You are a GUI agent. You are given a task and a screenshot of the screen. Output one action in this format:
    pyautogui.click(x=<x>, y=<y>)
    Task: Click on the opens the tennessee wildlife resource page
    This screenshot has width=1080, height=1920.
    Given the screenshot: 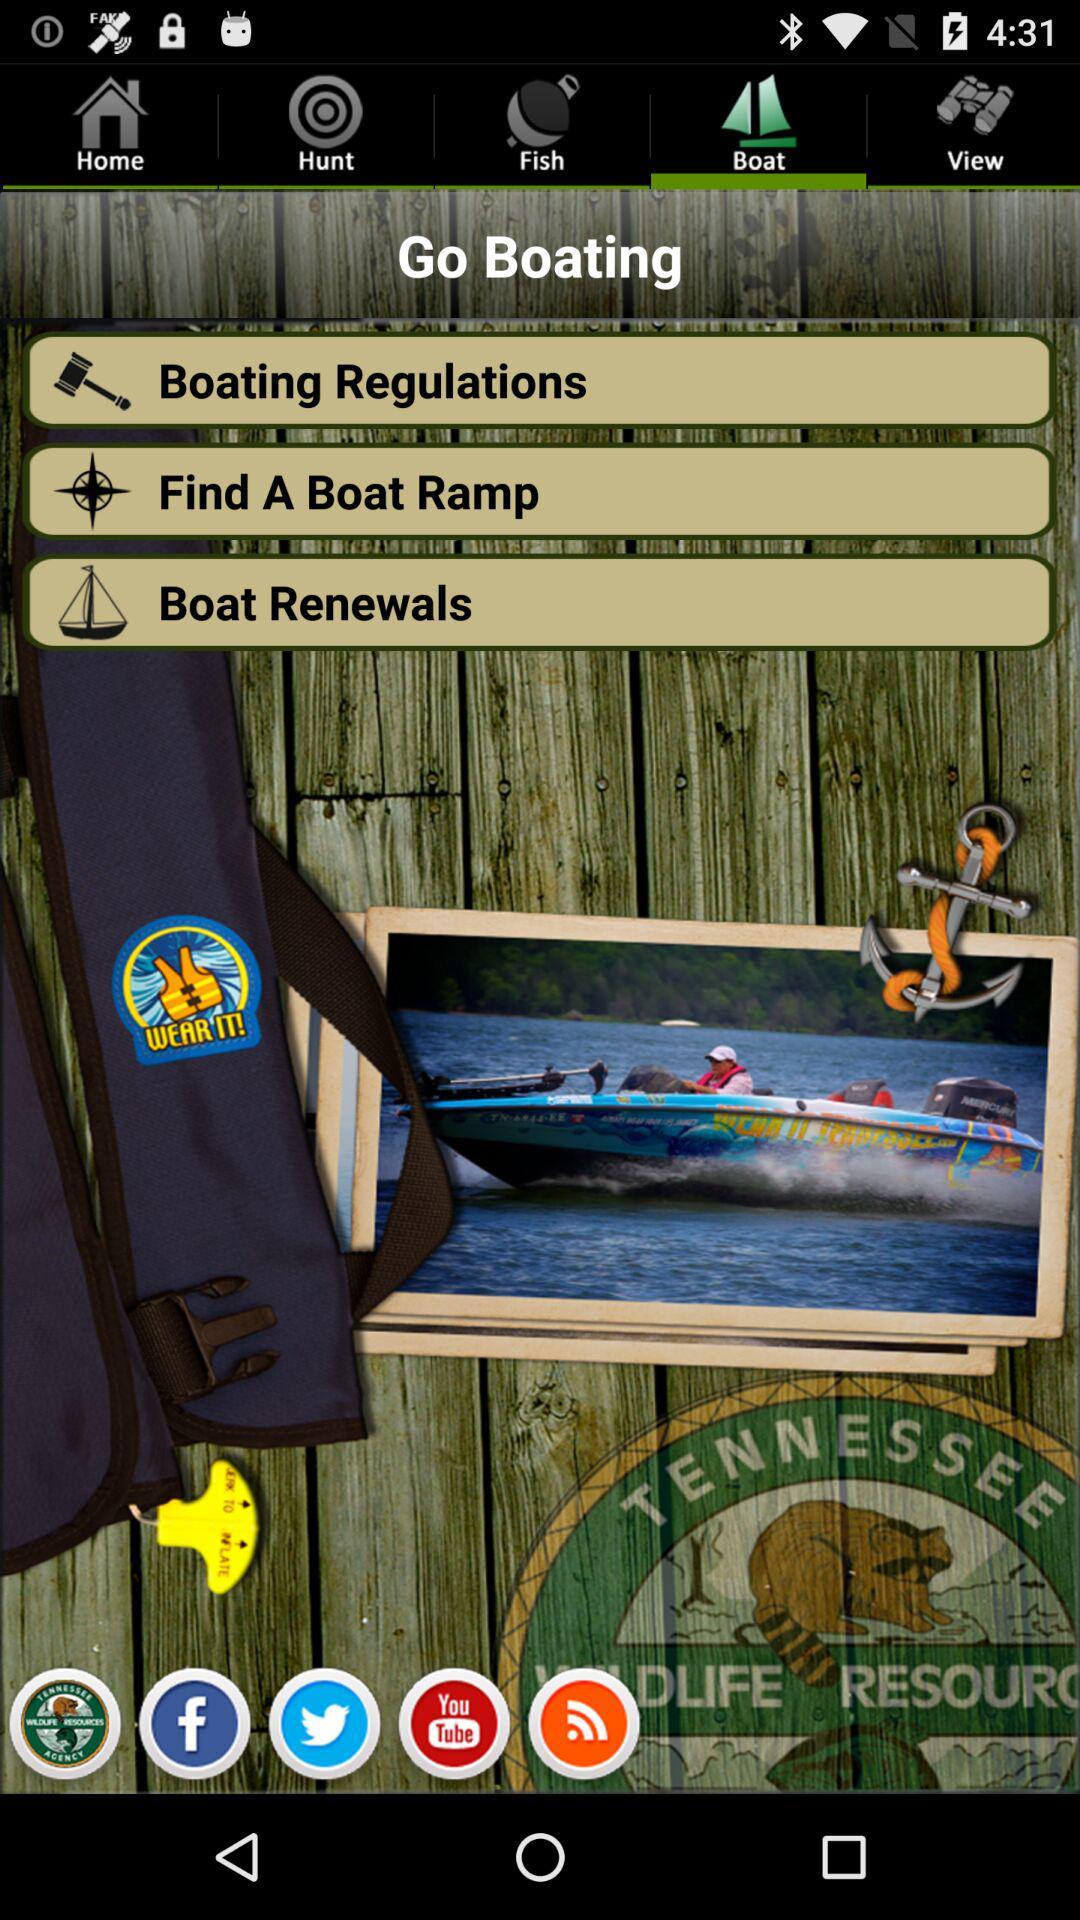 What is the action you would take?
    pyautogui.click(x=63, y=1728)
    